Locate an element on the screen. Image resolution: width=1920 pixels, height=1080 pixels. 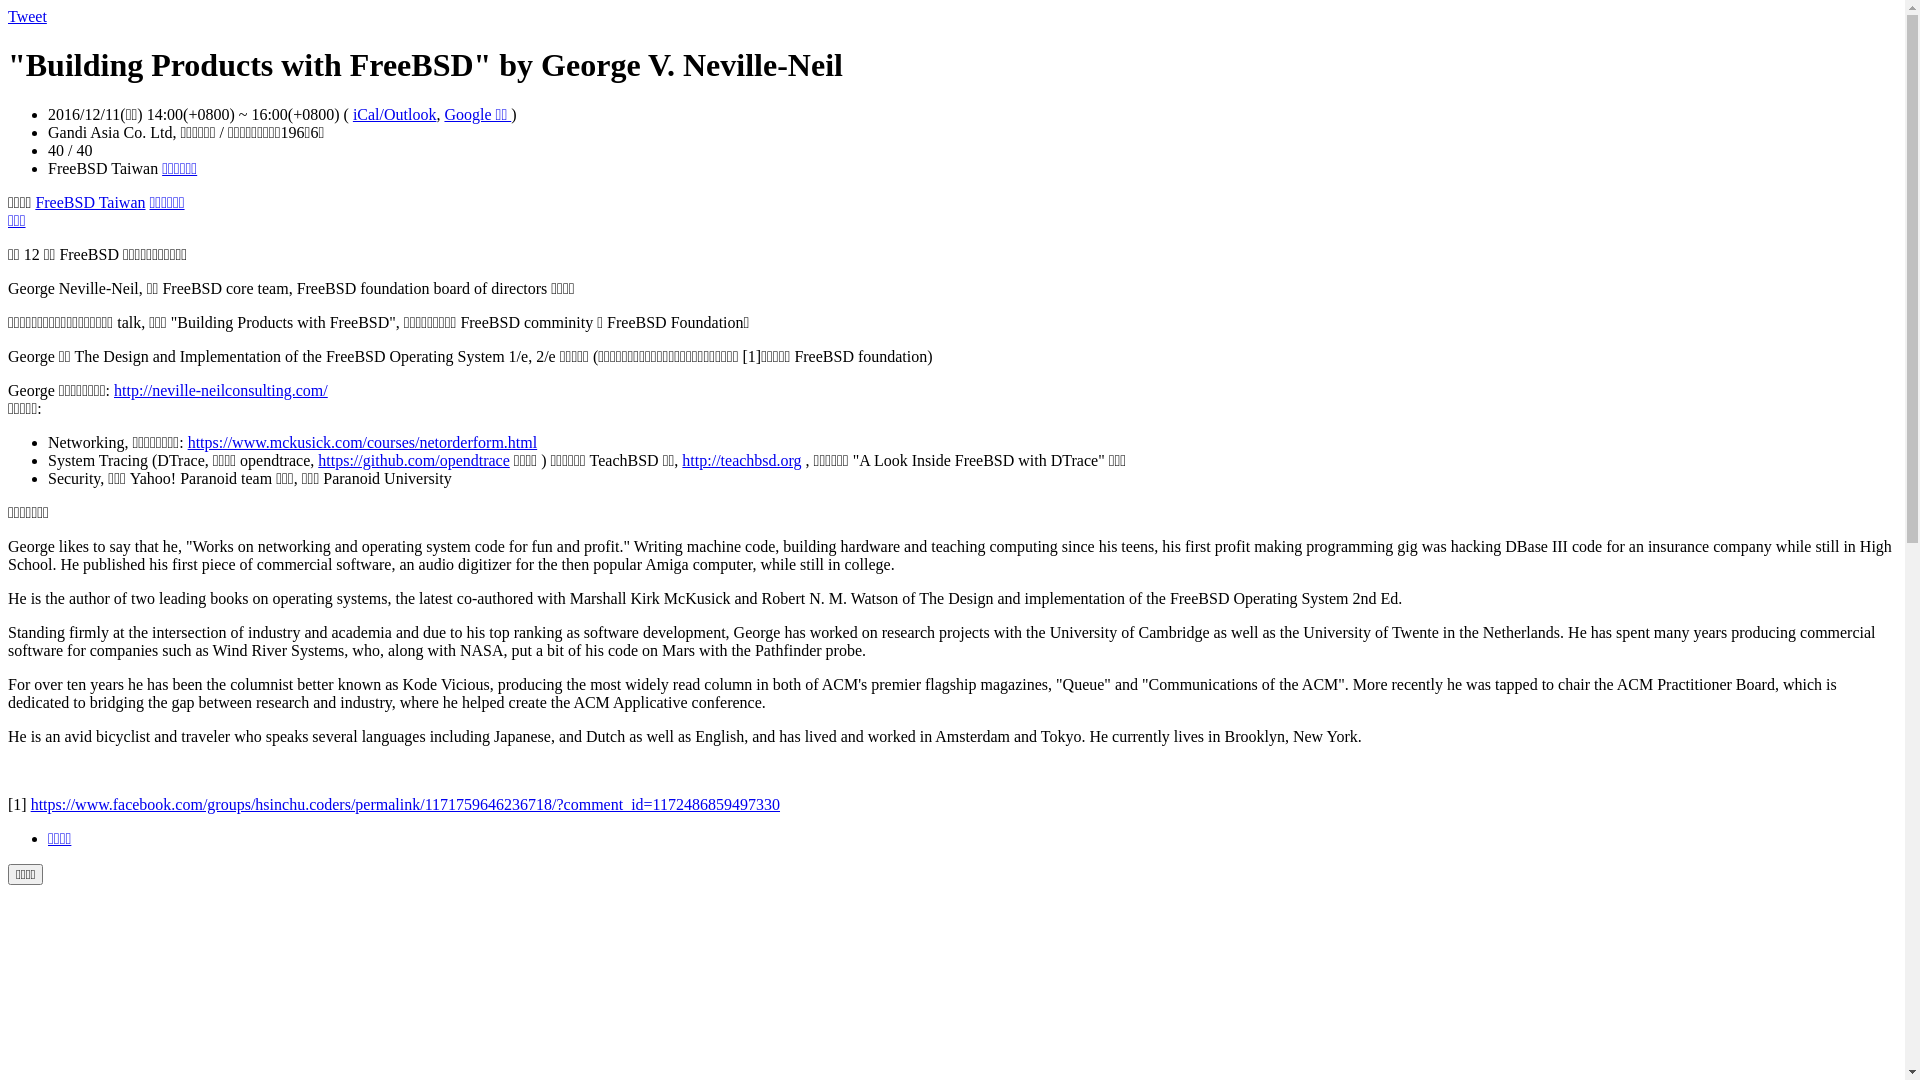
'FreeBSD Taiwan' is located at coordinates (34, 202).